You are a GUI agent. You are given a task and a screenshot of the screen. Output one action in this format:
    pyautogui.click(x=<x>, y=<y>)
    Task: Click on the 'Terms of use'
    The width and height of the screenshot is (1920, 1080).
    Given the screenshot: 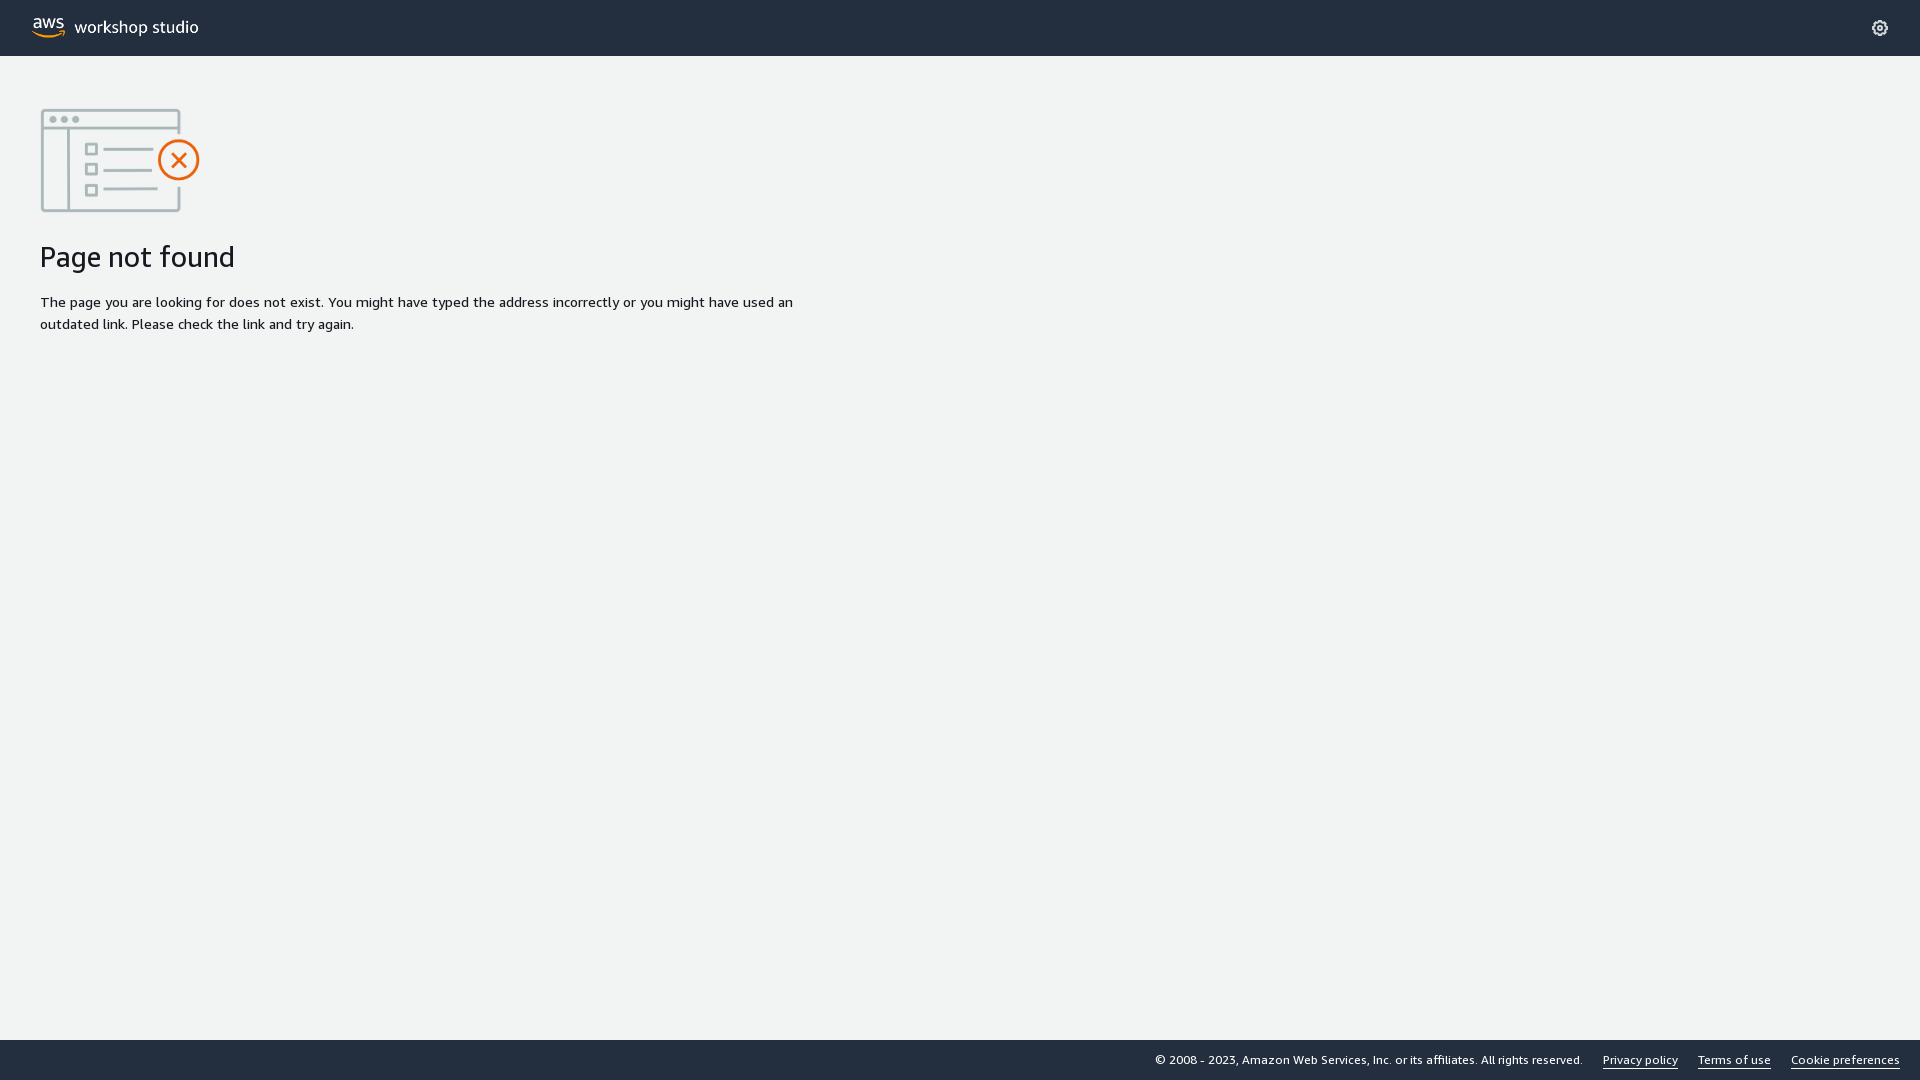 What is the action you would take?
    pyautogui.click(x=1733, y=1059)
    